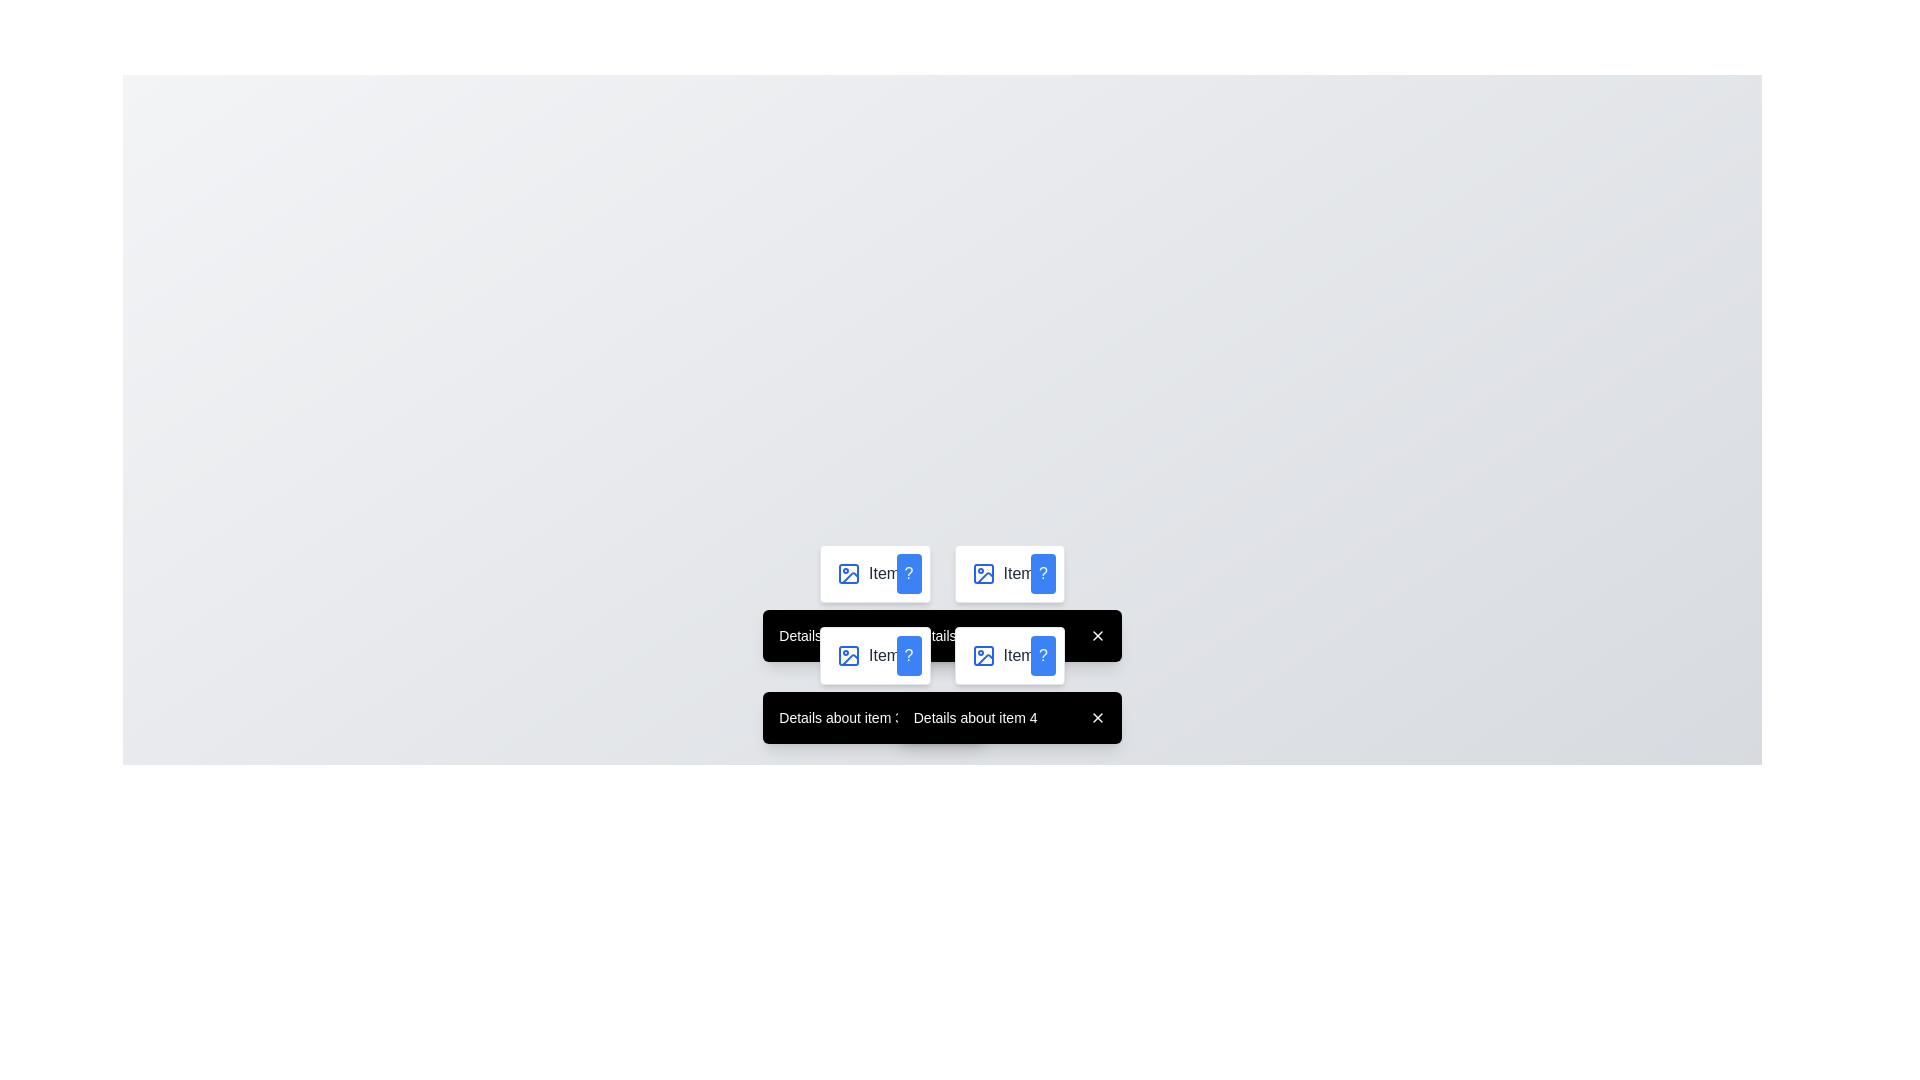  What do you see at coordinates (1009, 574) in the screenshot?
I see `the '?' button on the second Interactive Card in the grid layout for additional details` at bounding box center [1009, 574].